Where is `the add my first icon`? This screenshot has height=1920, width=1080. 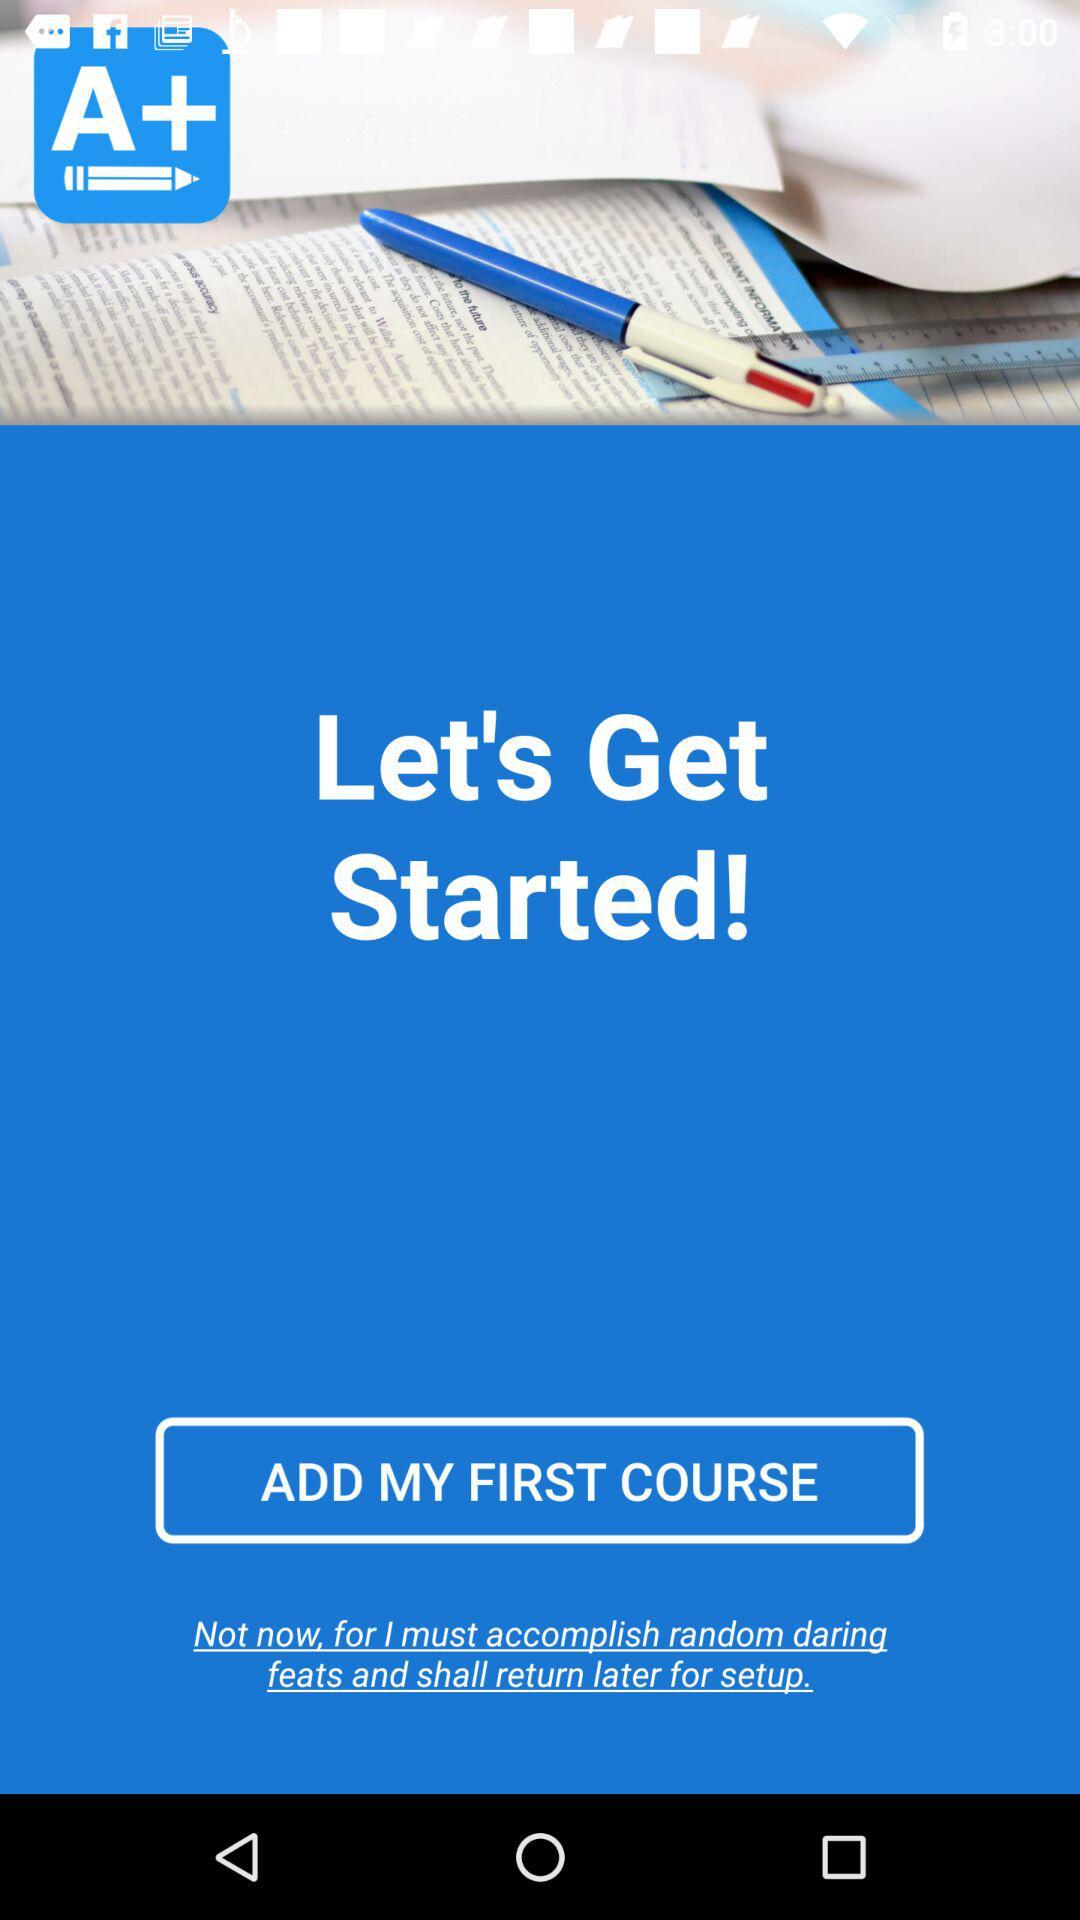 the add my first icon is located at coordinates (538, 1480).